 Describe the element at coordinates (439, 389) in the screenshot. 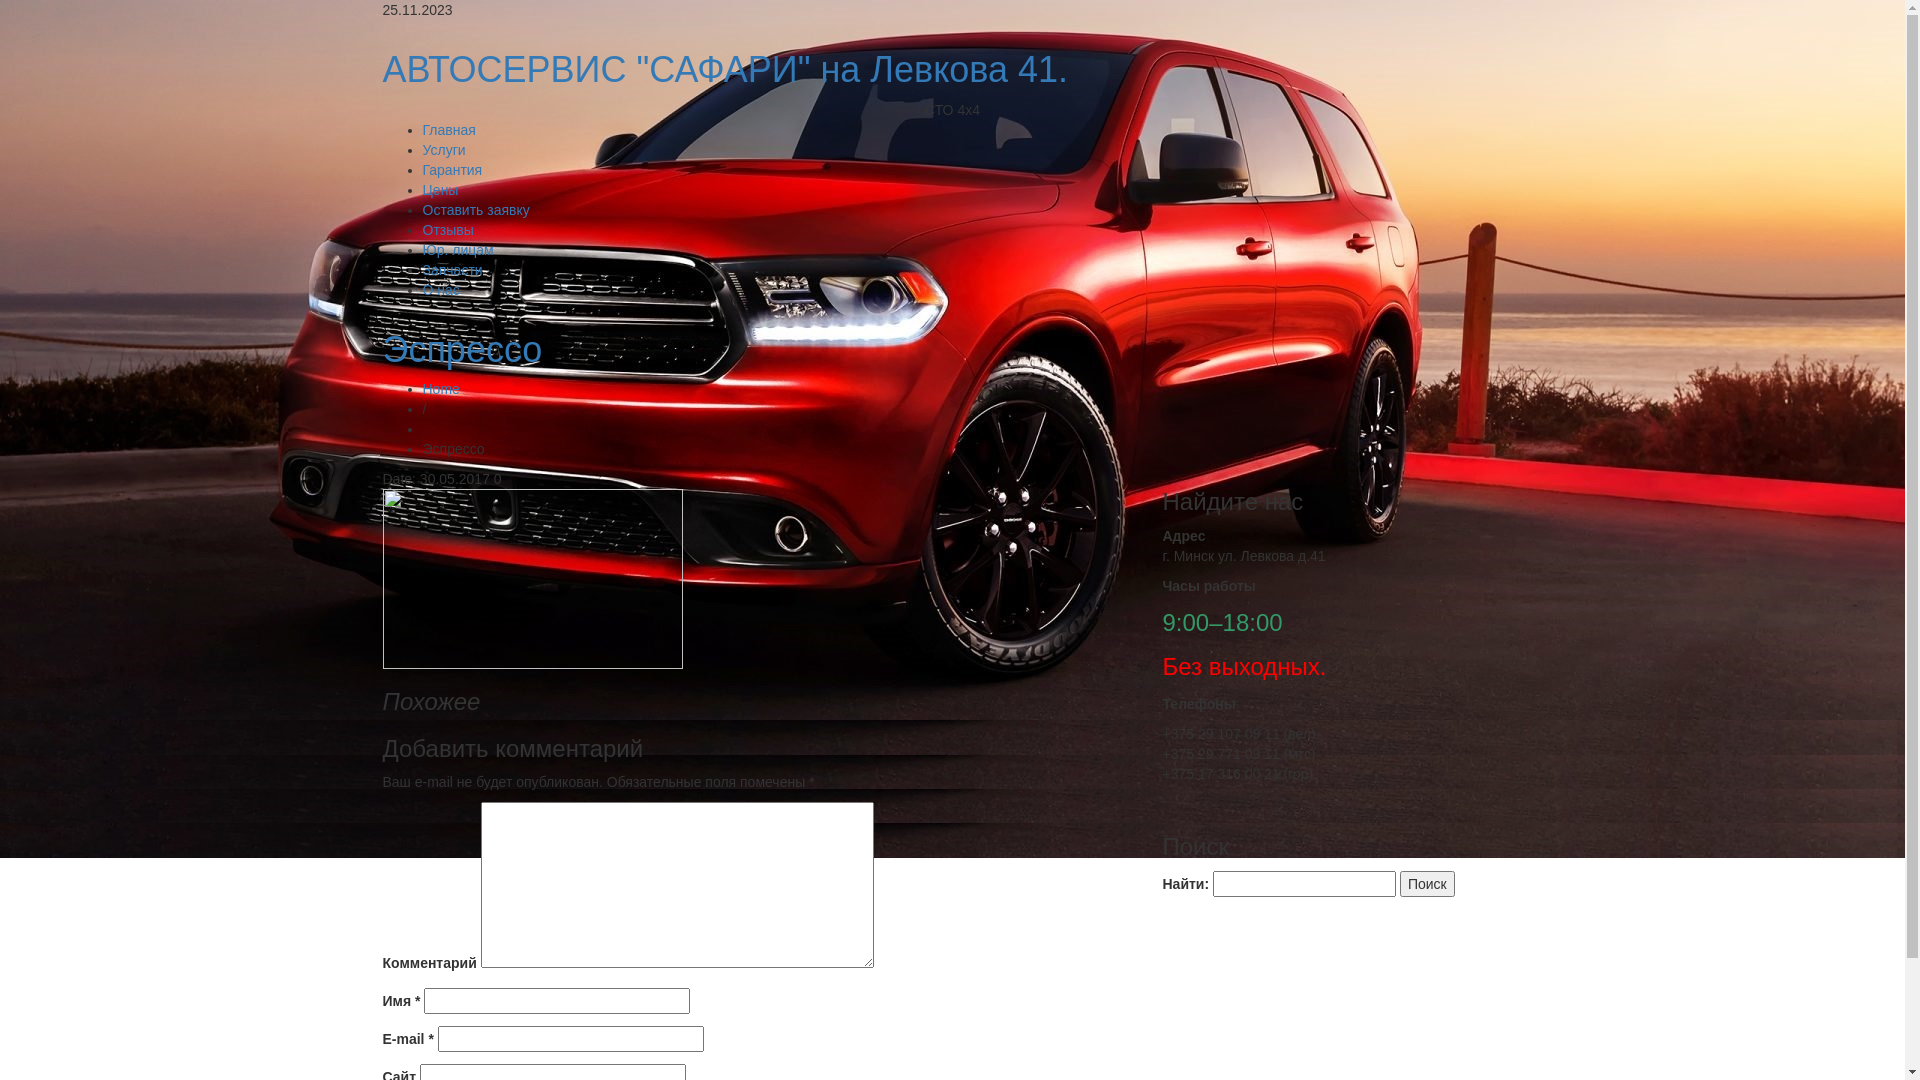

I see `'Home'` at that location.